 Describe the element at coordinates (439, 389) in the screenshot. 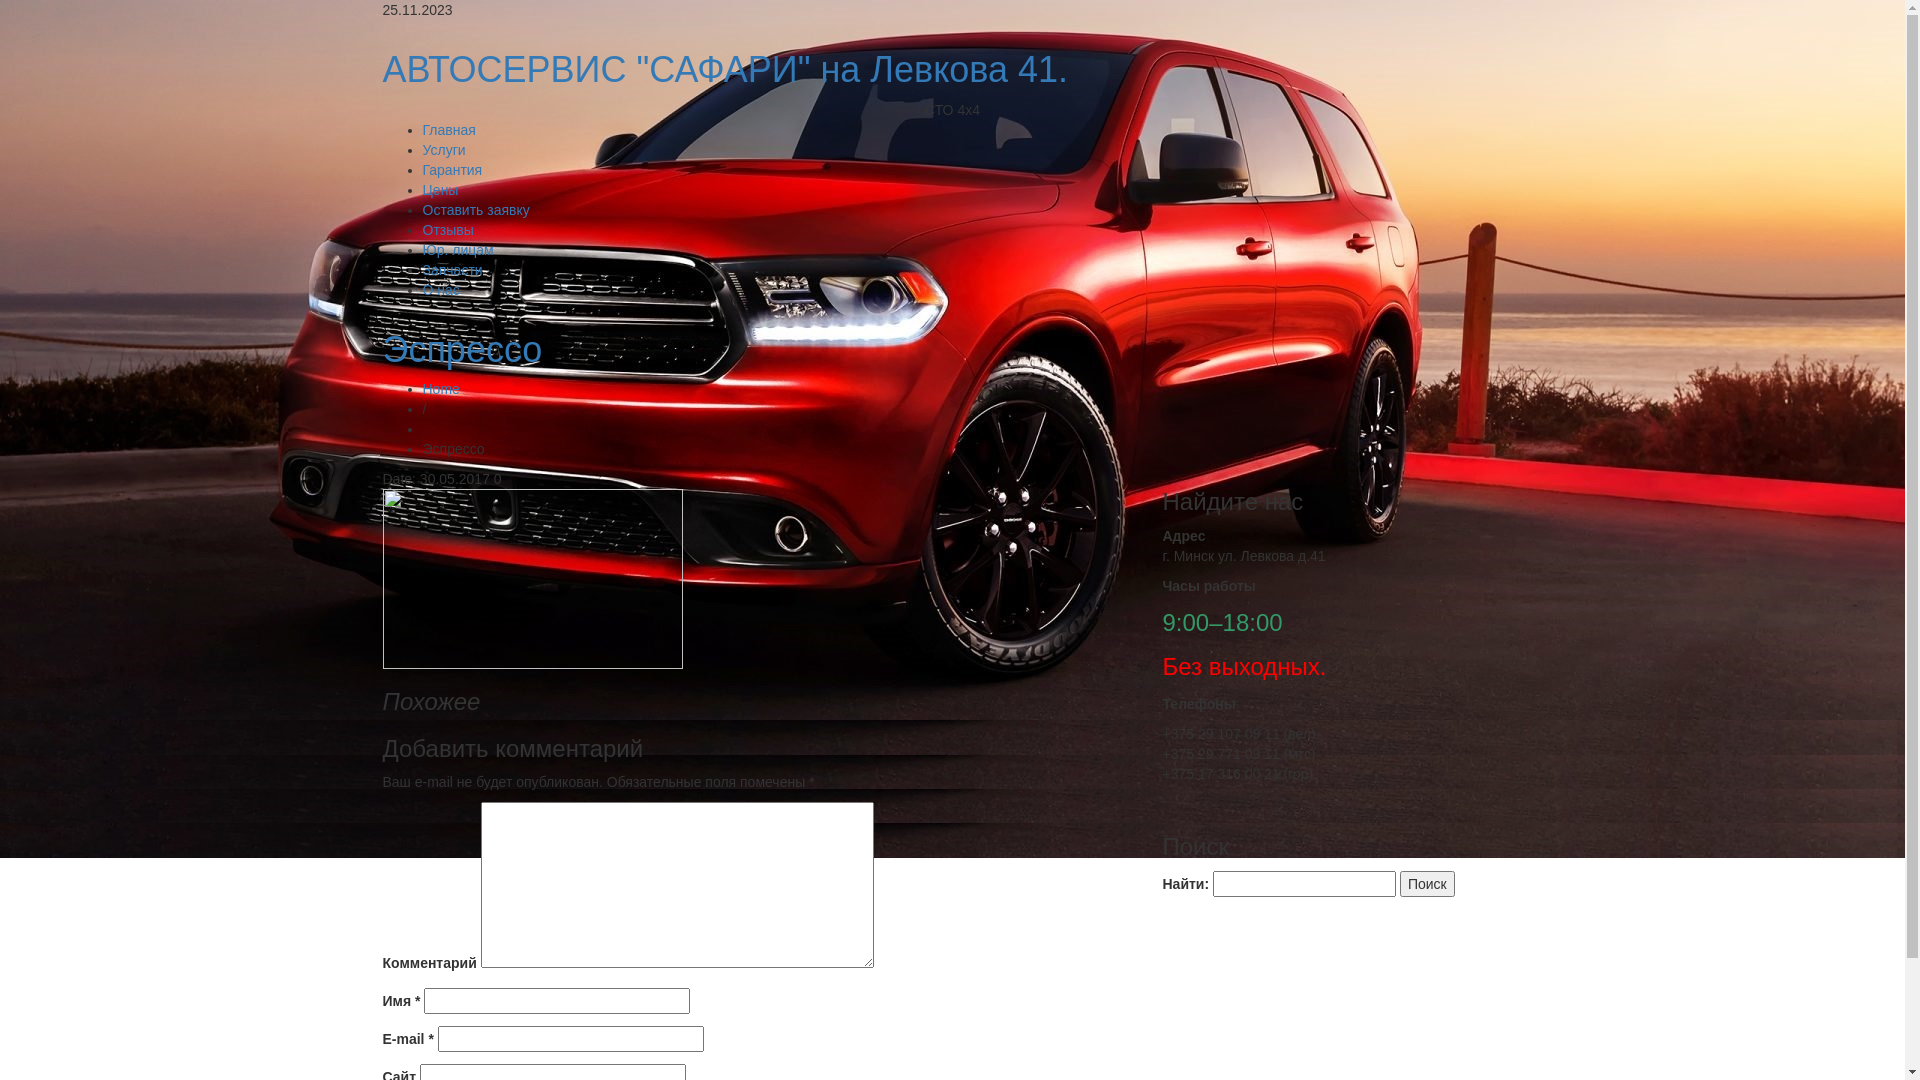

I see `'Home'` at that location.